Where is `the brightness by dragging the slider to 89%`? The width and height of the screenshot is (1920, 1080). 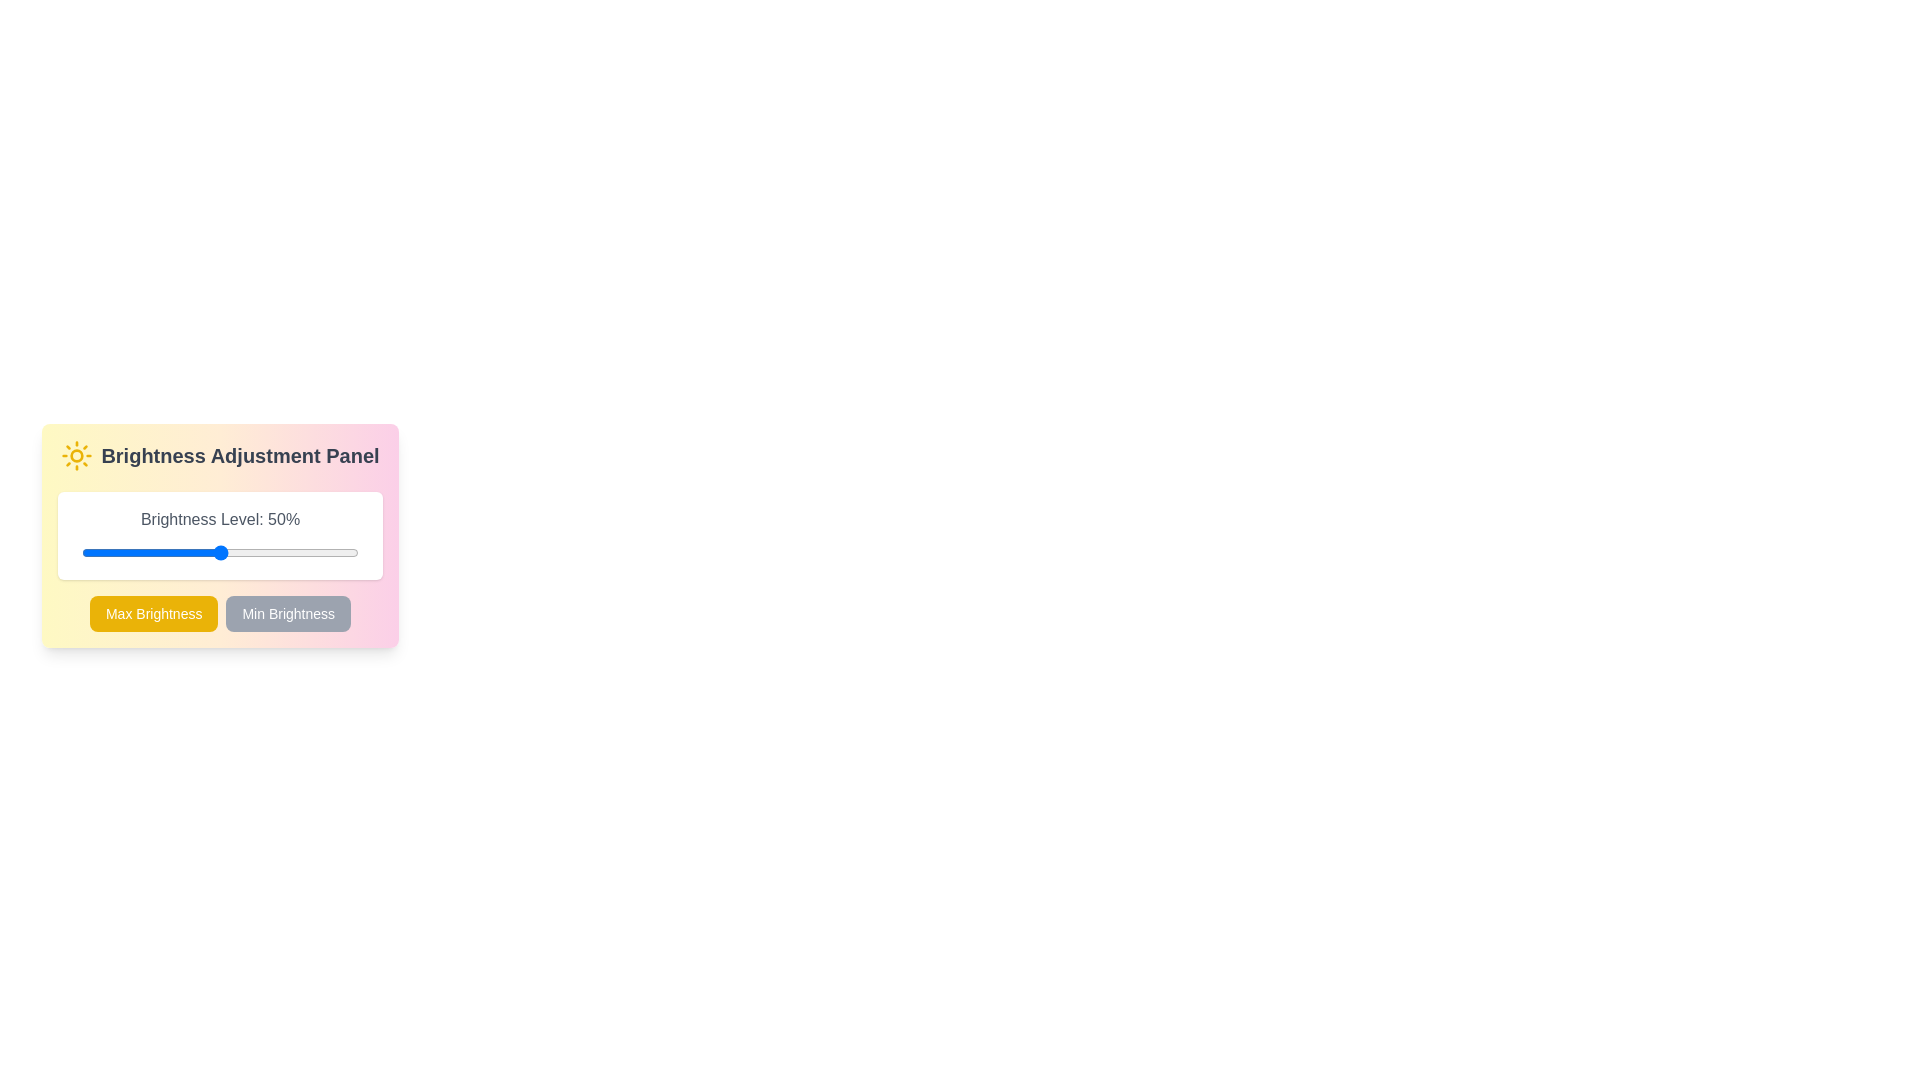 the brightness by dragging the slider to 89% is located at coordinates (328, 552).